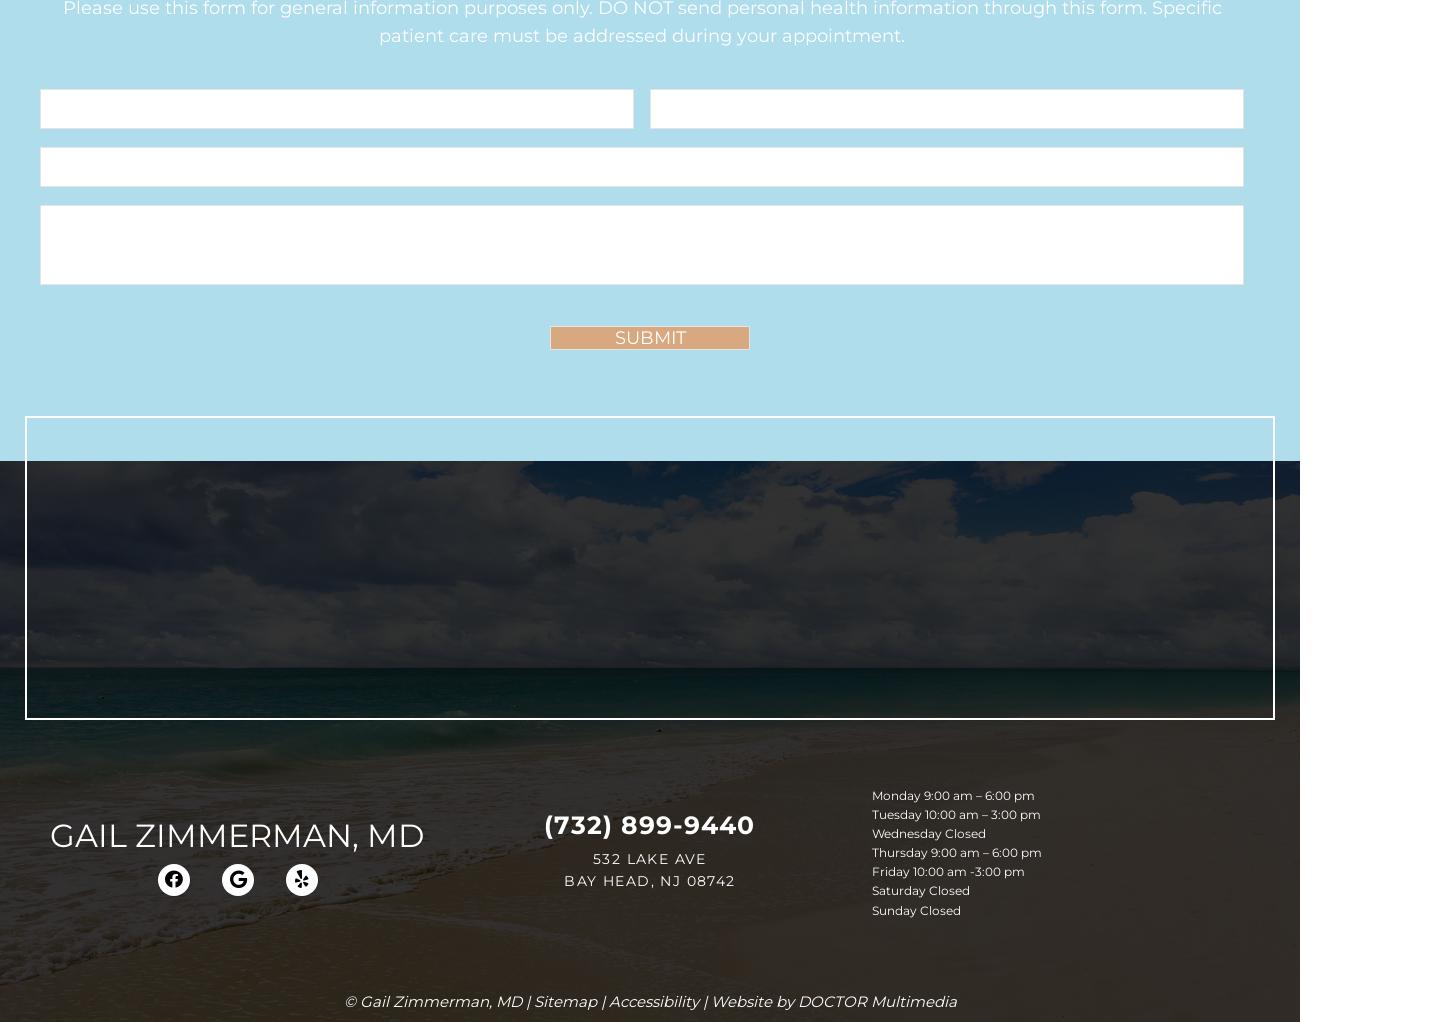 The width and height of the screenshot is (1430, 1022). What do you see at coordinates (831, 1001) in the screenshot?
I see `'Website by DOCTOR Multimedia'` at bounding box center [831, 1001].